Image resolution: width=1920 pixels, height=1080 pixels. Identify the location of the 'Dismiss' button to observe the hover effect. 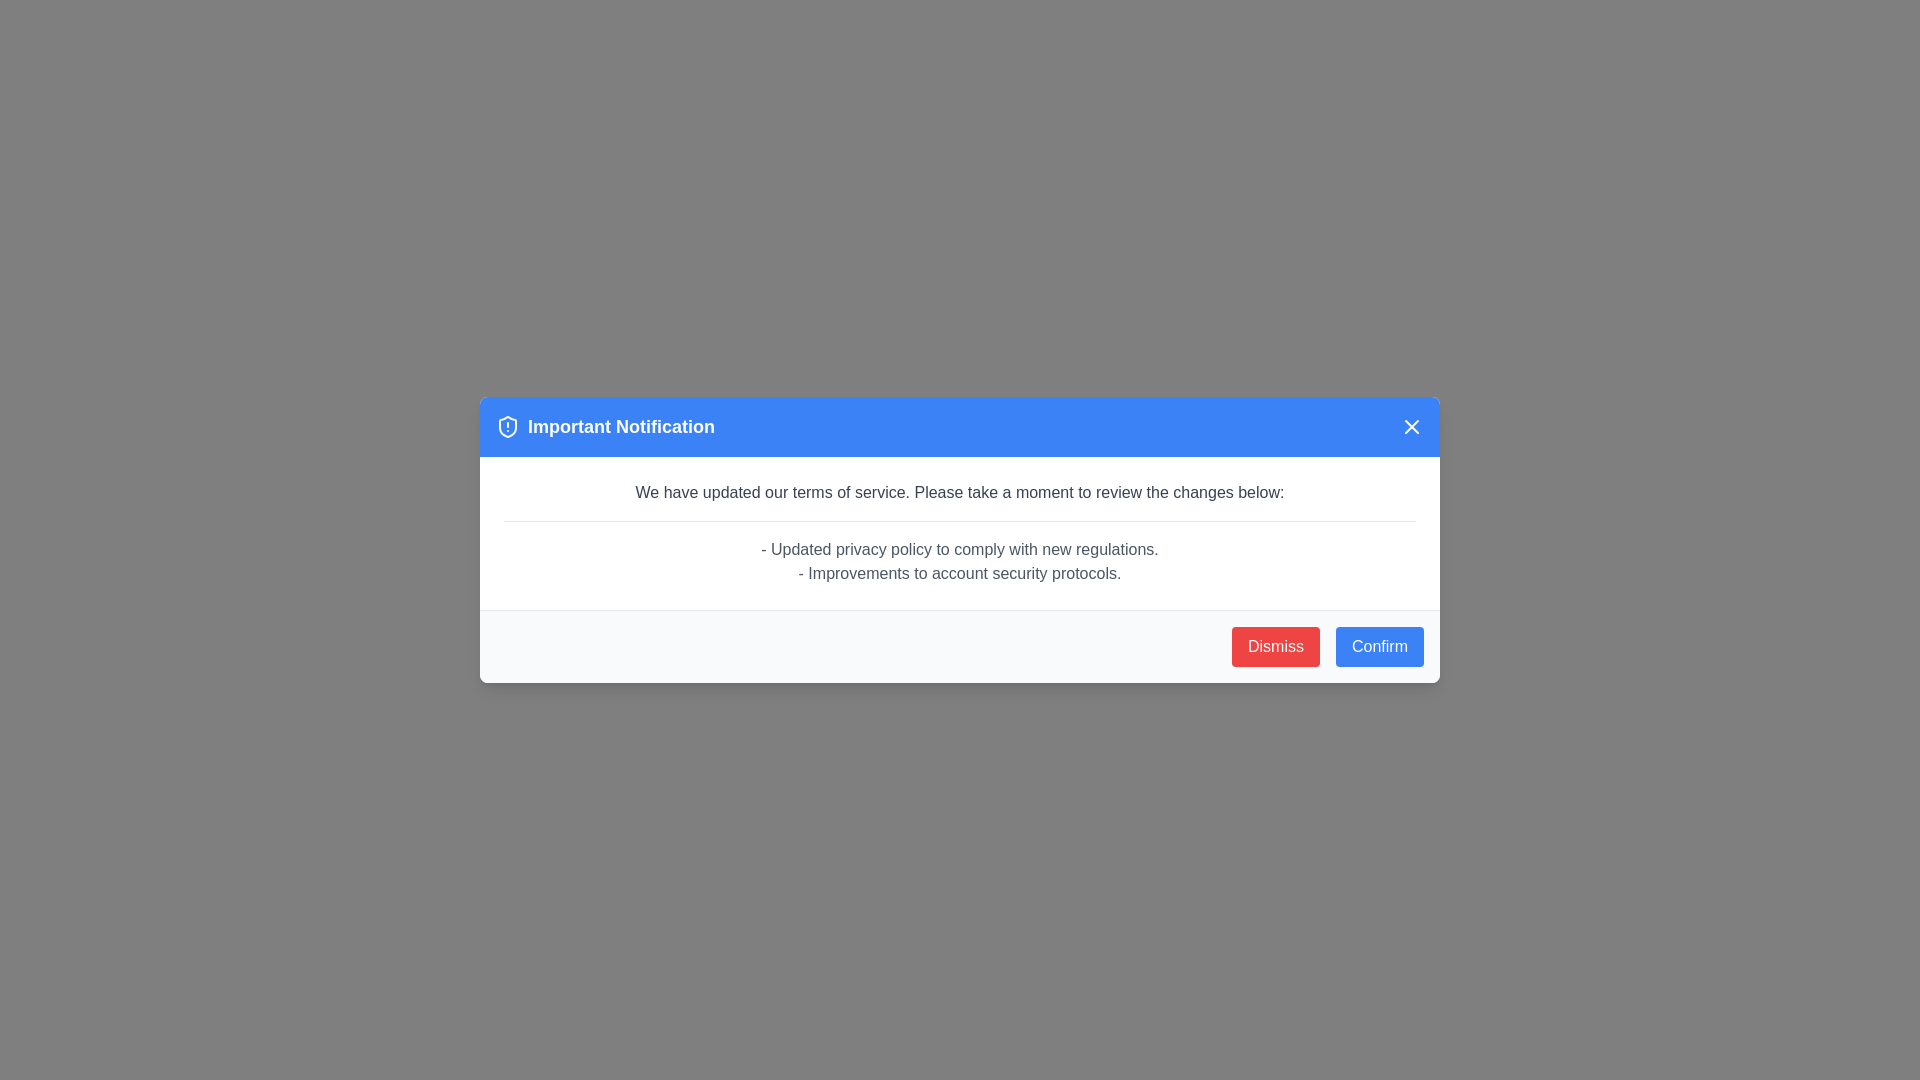
(1275, 647).